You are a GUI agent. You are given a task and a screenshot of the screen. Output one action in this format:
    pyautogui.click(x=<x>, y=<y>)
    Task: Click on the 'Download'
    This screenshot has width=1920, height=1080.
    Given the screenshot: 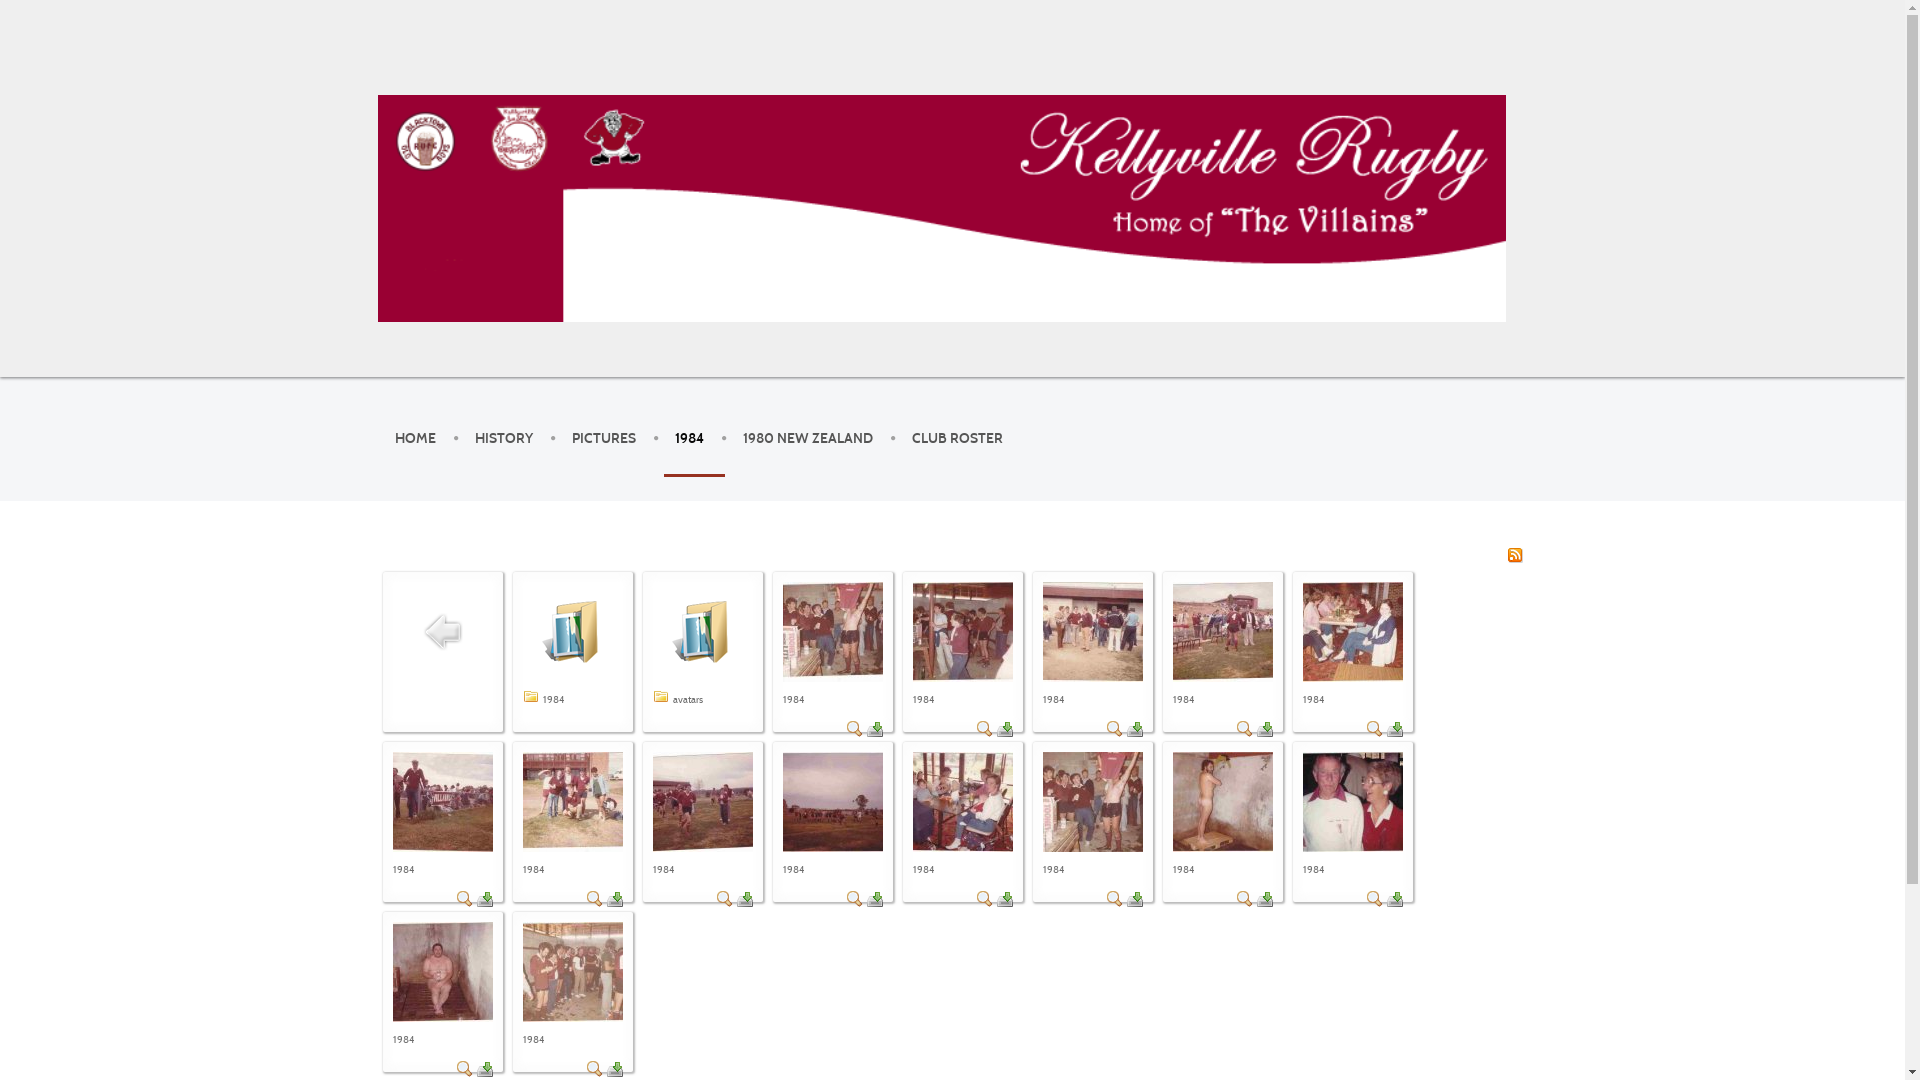 What is the action you would take?
    pyautogui.click(x=1133, y=727)
    